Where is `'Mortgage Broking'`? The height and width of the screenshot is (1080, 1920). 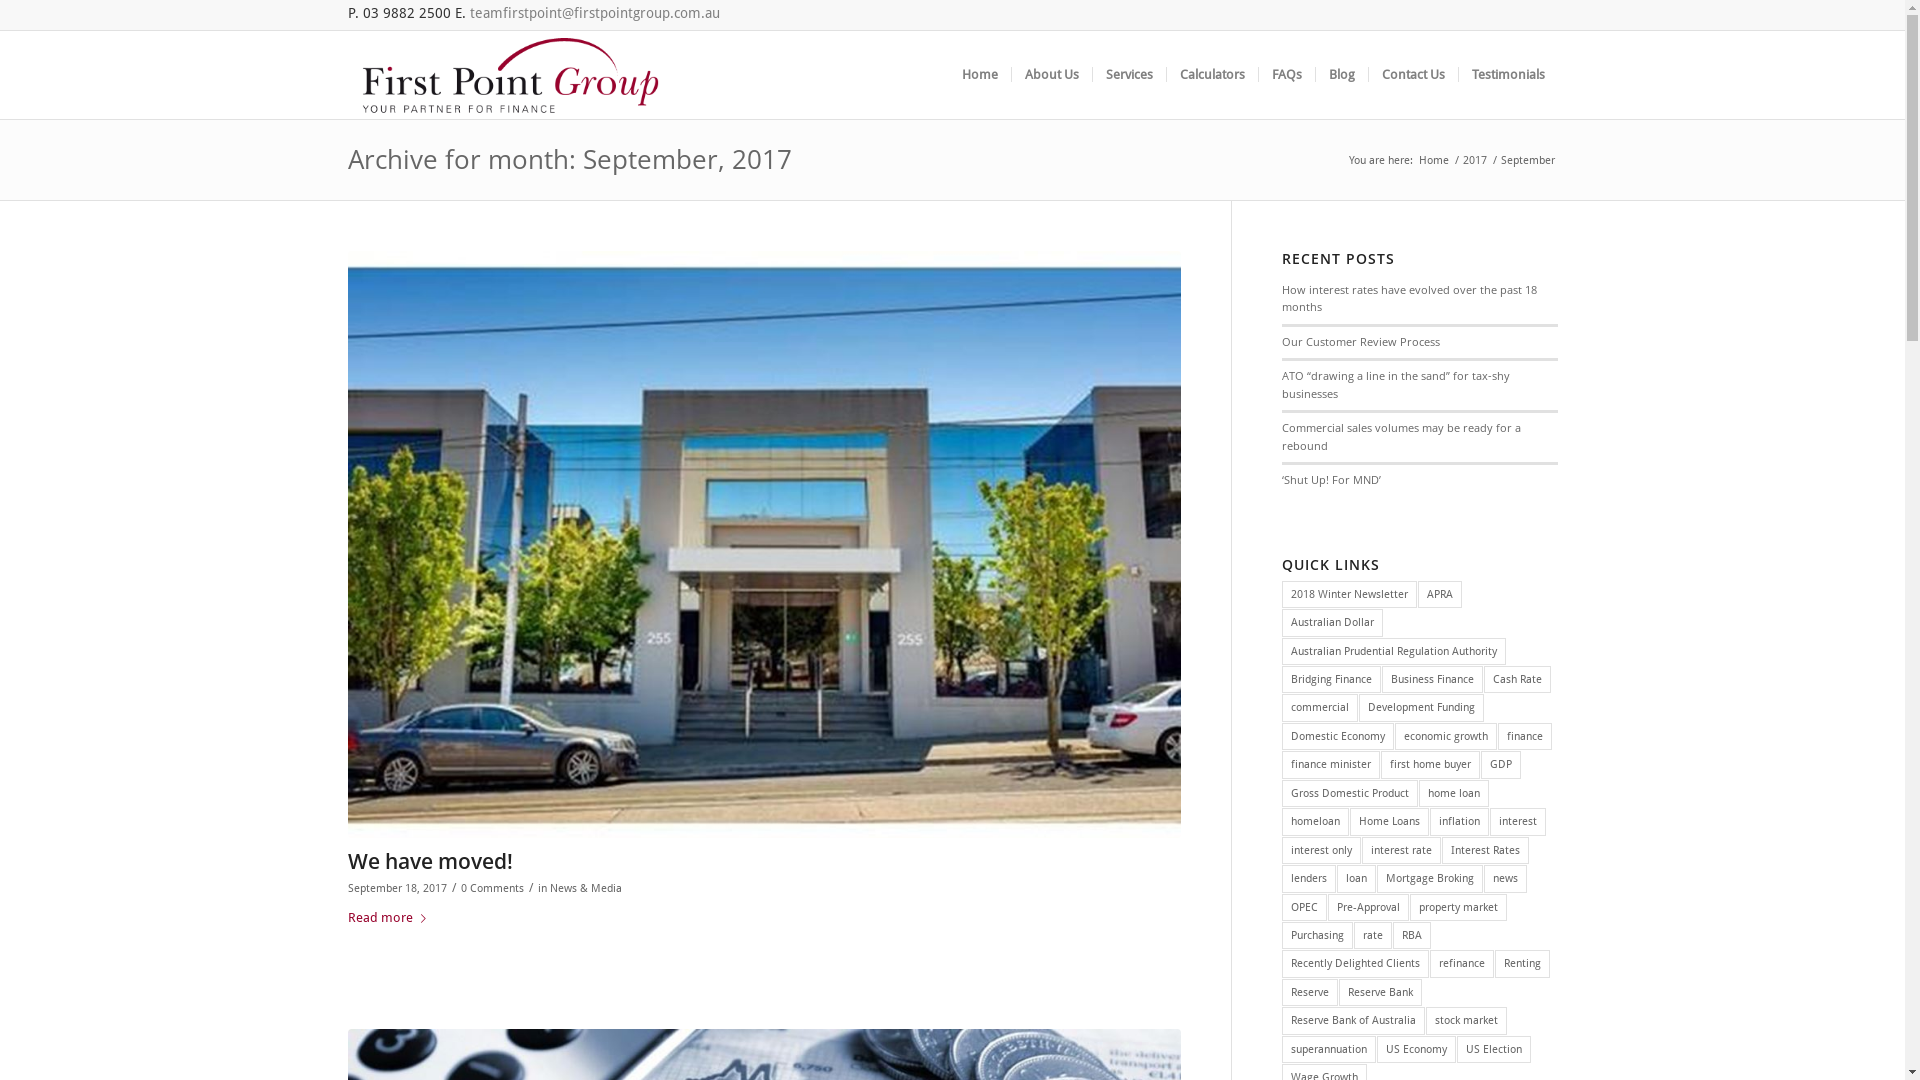 'Mortgage Broking' is located at coordinates (1429, 877).